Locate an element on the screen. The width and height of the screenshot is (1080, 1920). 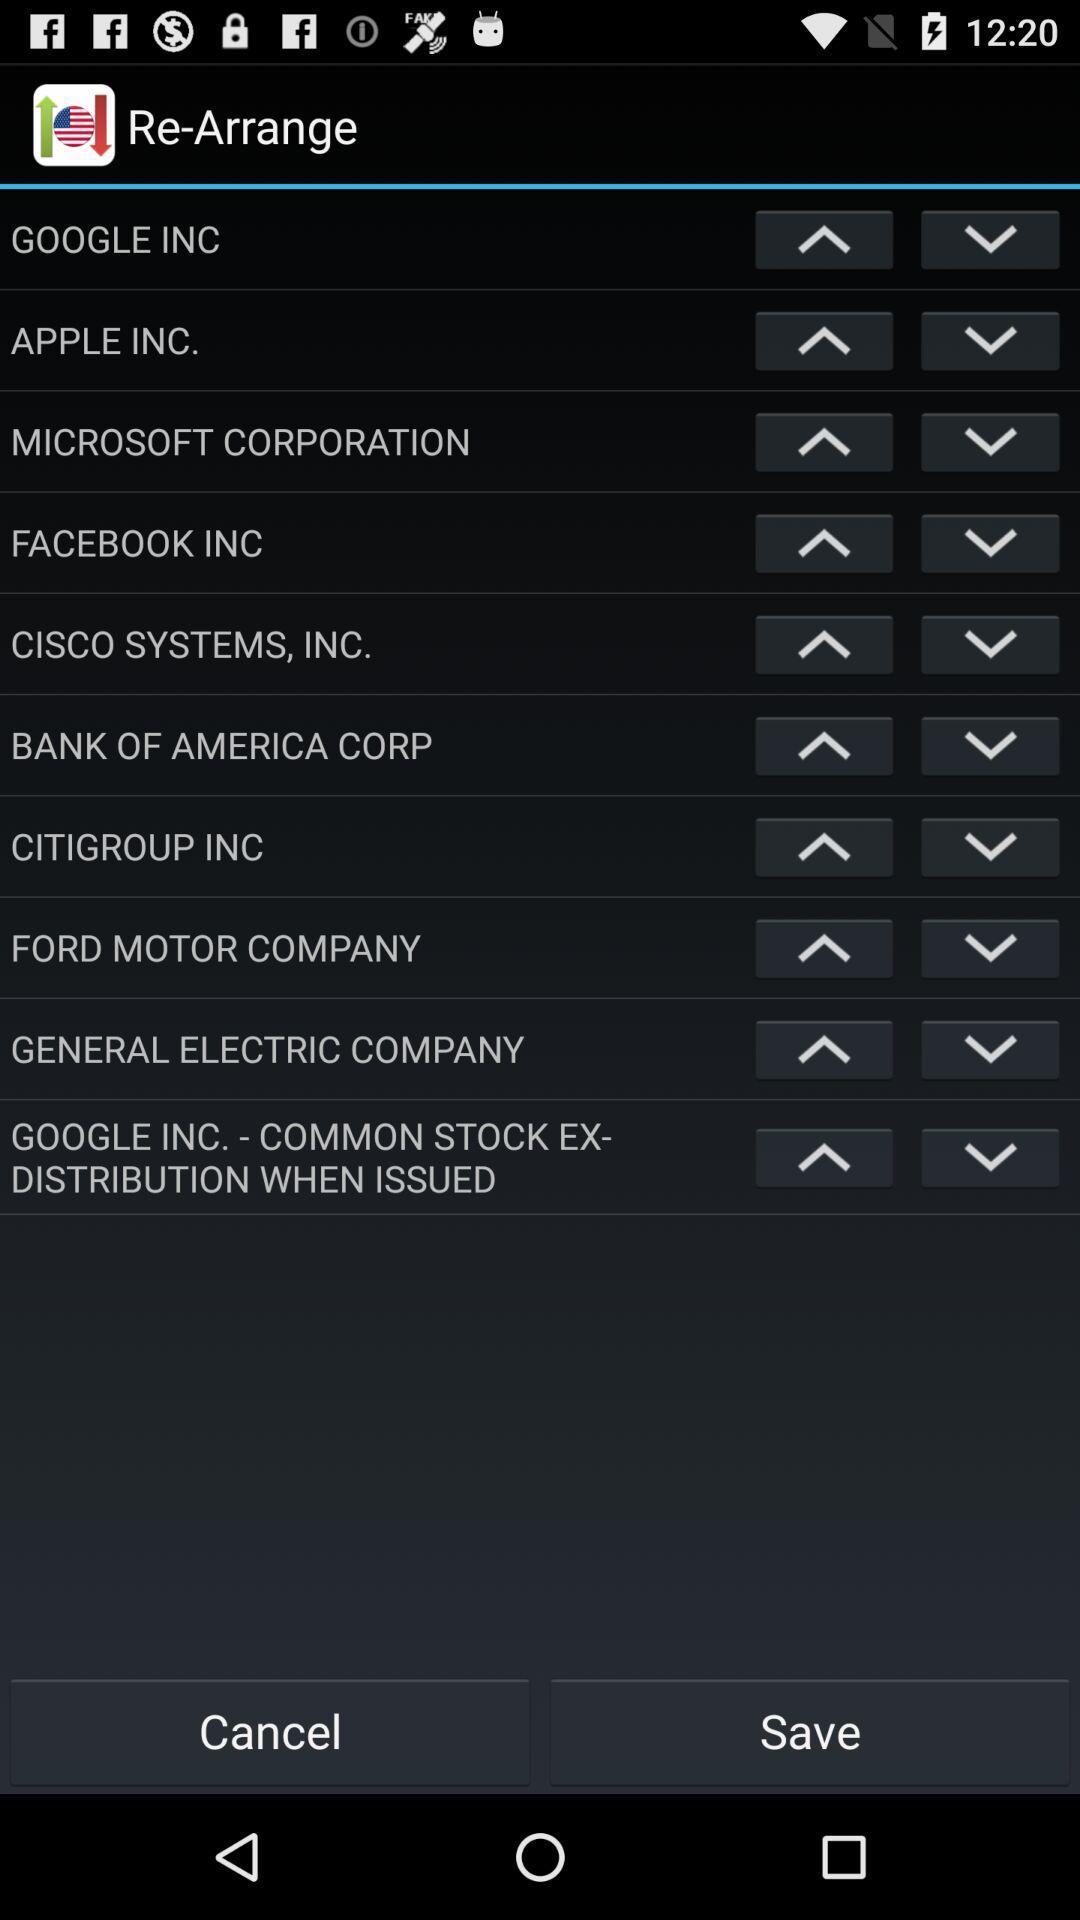
hide option is located at coordinates (990, 846).